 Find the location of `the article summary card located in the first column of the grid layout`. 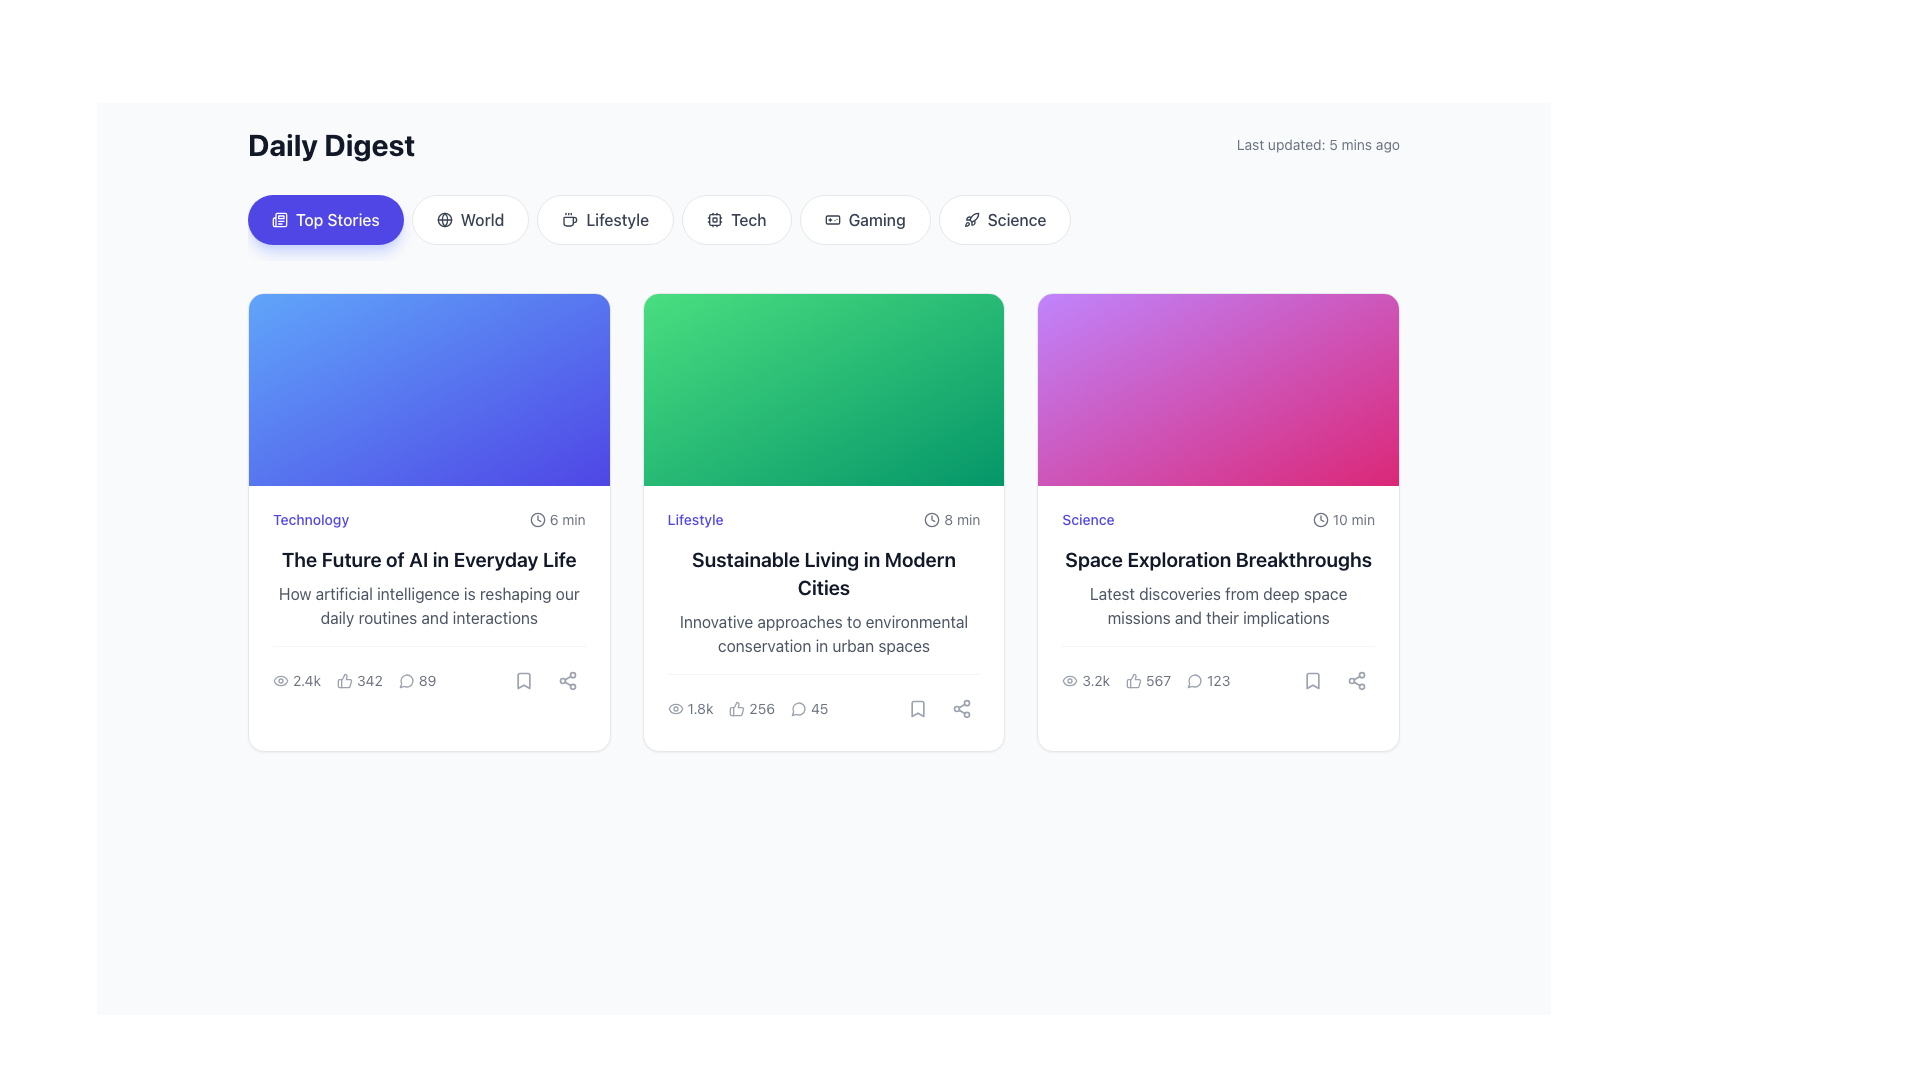

the article summary card located in the first column of the grid layout is located at coordinates (428, 521).